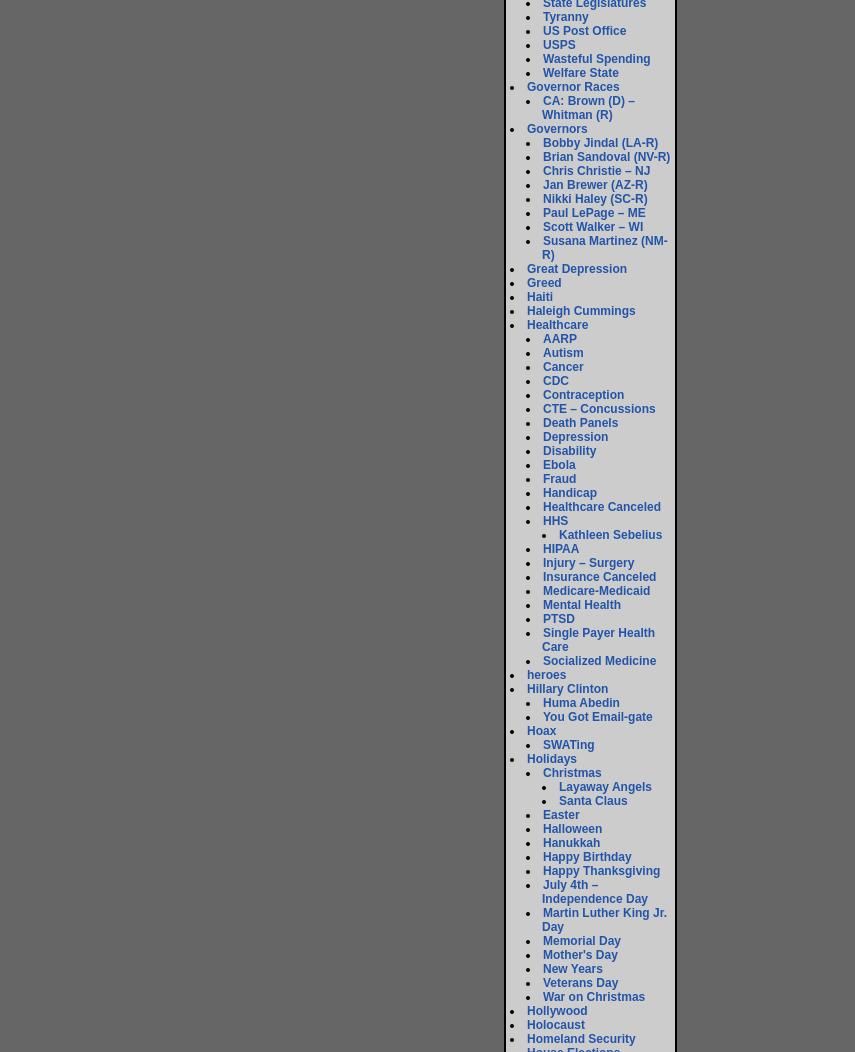 The width and height of the screenshot is (855, 1052). I want to click on 'Brian Sandoval (NV-R)', so click(606, 155).